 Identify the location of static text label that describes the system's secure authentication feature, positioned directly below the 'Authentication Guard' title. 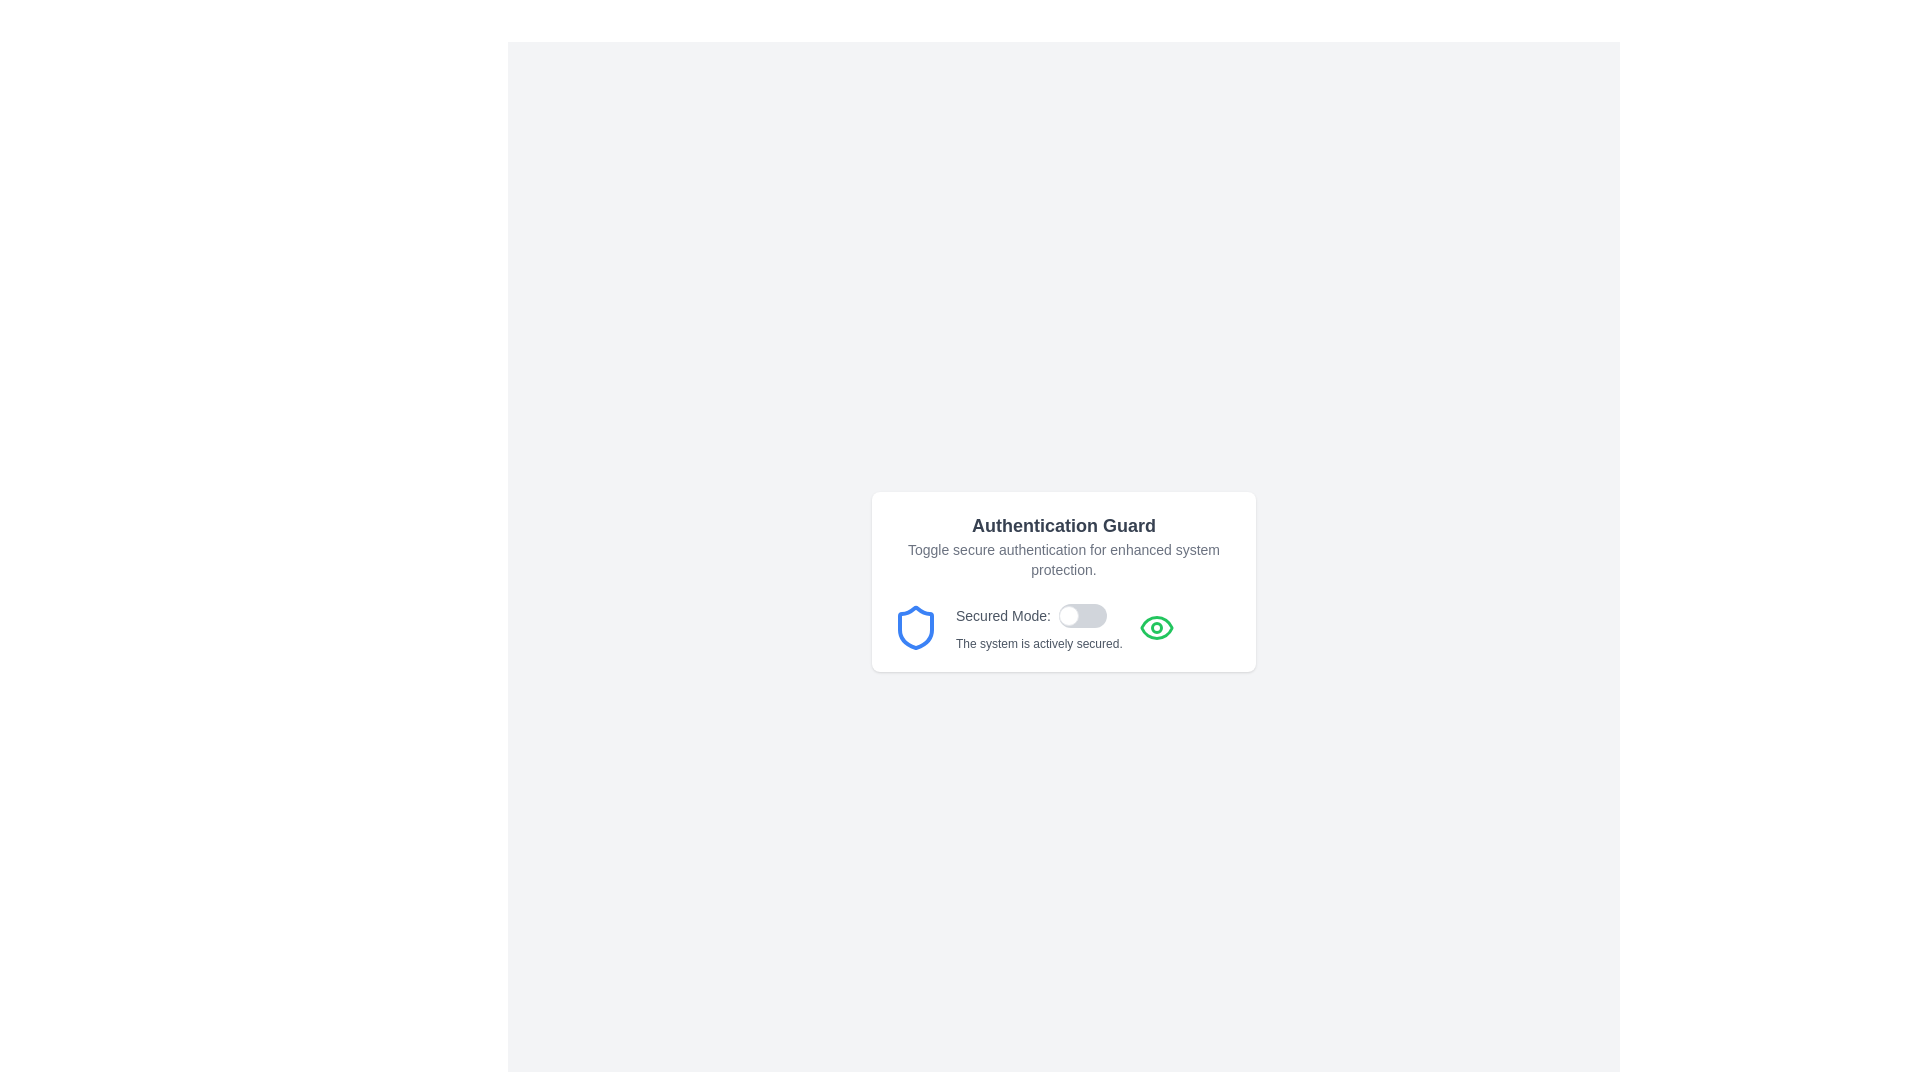
(1063, 559).